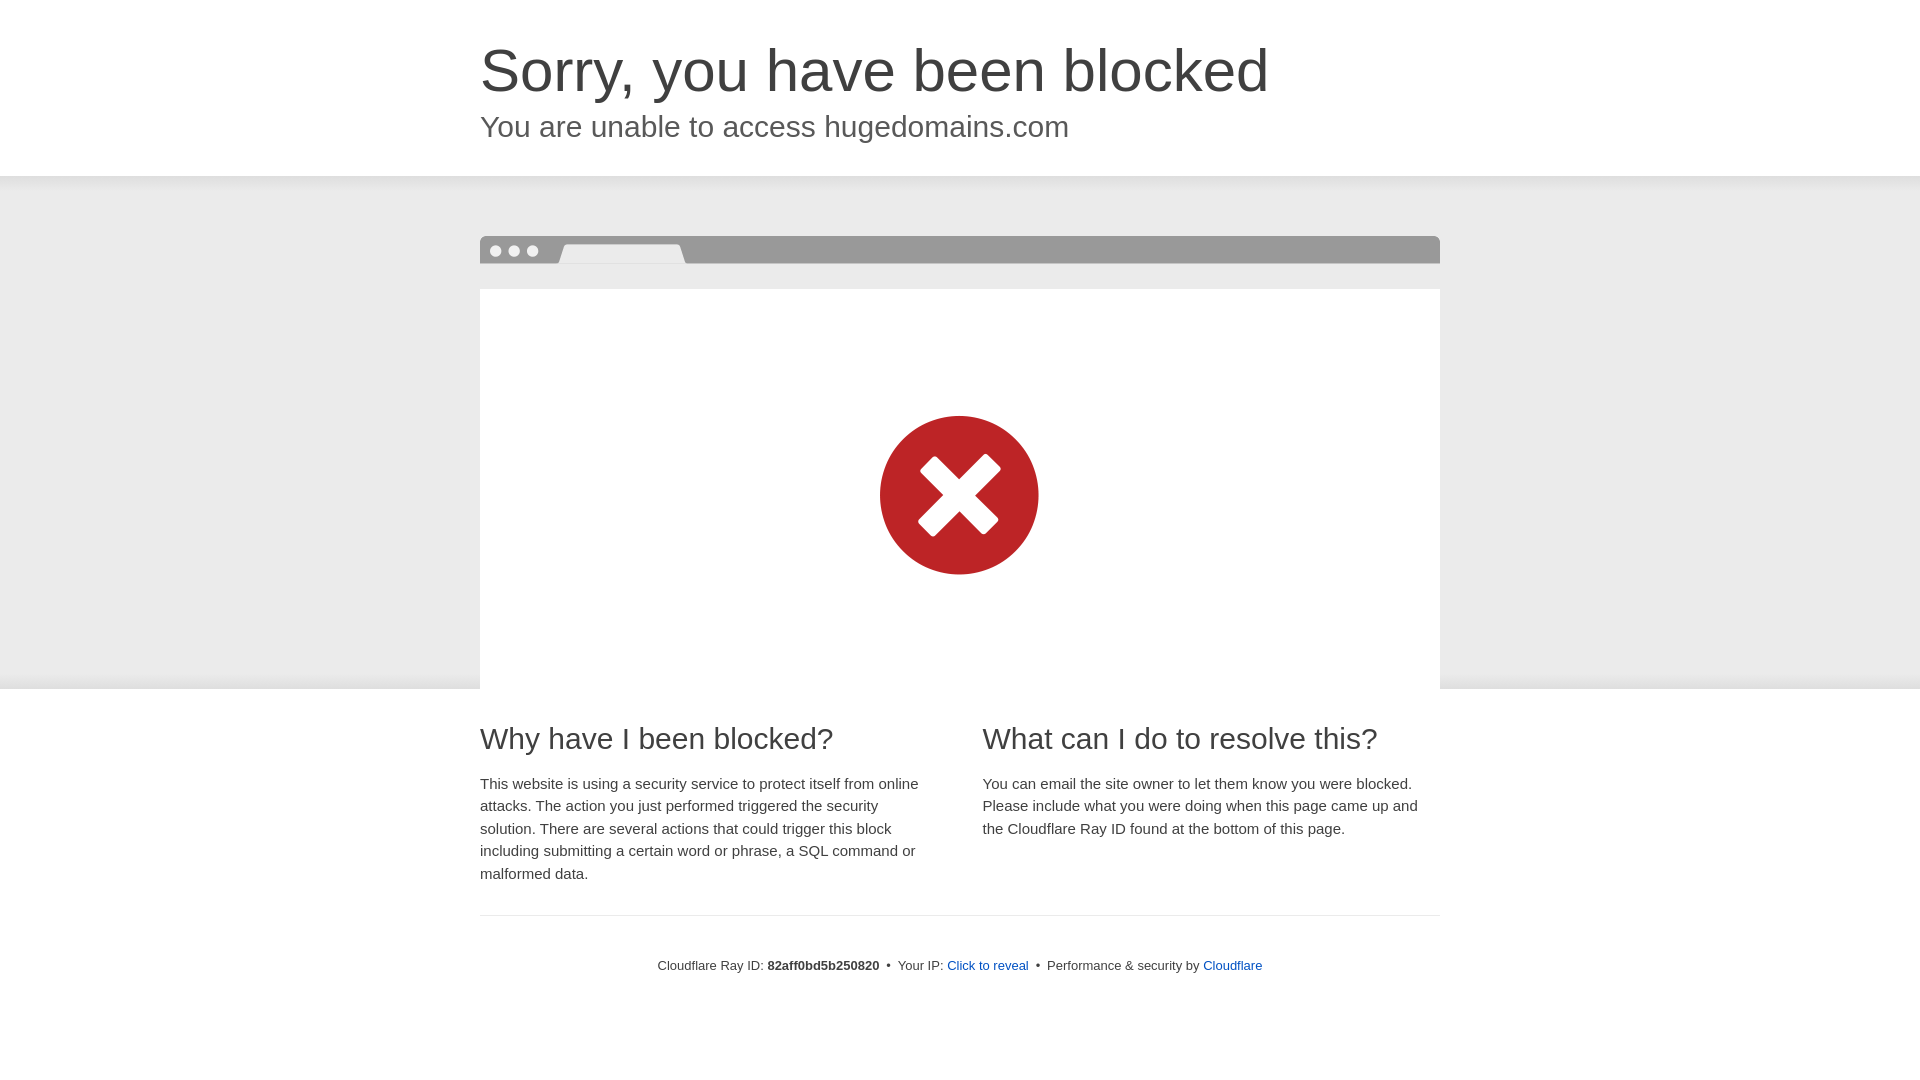 This screenshot has width=1920, height=1080. What do you see at coordinates (1231, 964) in the screenshot?
I see `'Cloudflare'` at bounding box center [1231, 964].